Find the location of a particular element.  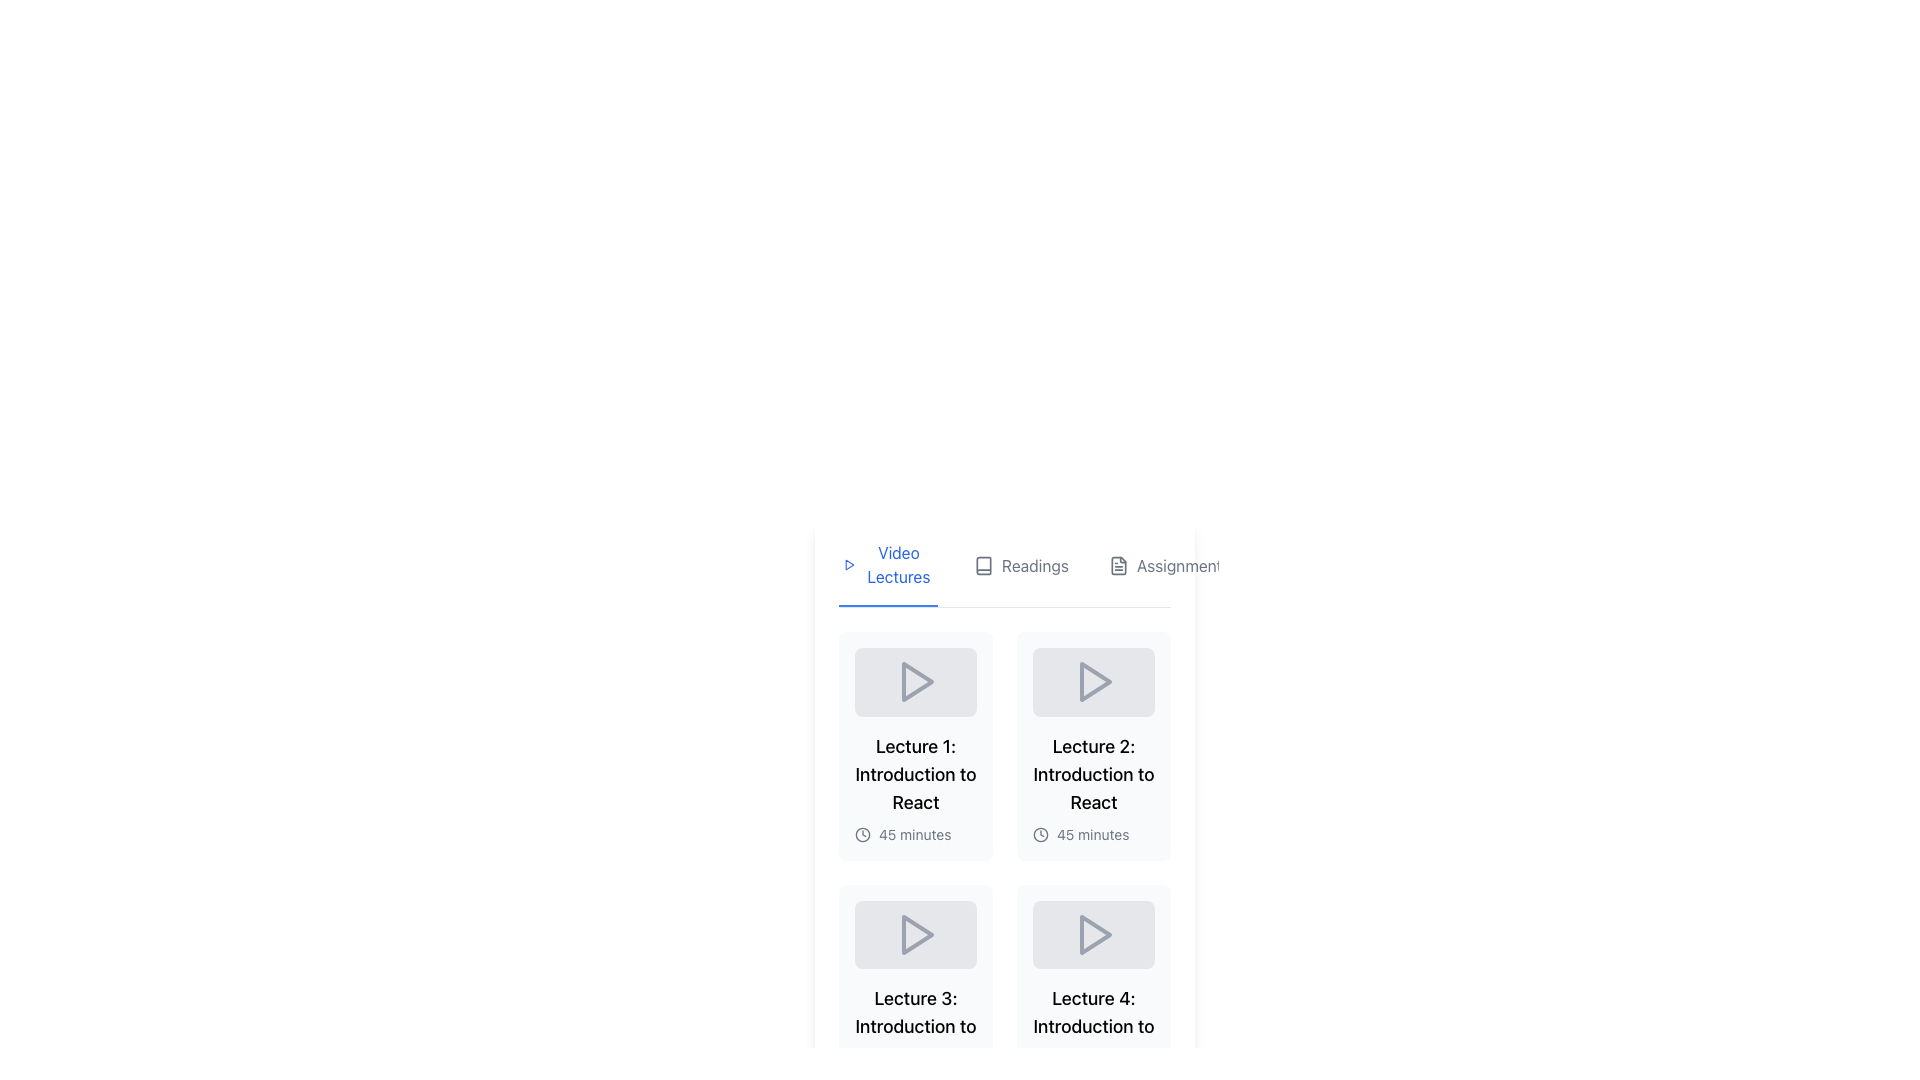

the time icon located to the left of the '45 minutes' text, which indicates the duration of the lecture in the 'Lecture 2: Introduction to React' card is located at coordinates (1040, 833).